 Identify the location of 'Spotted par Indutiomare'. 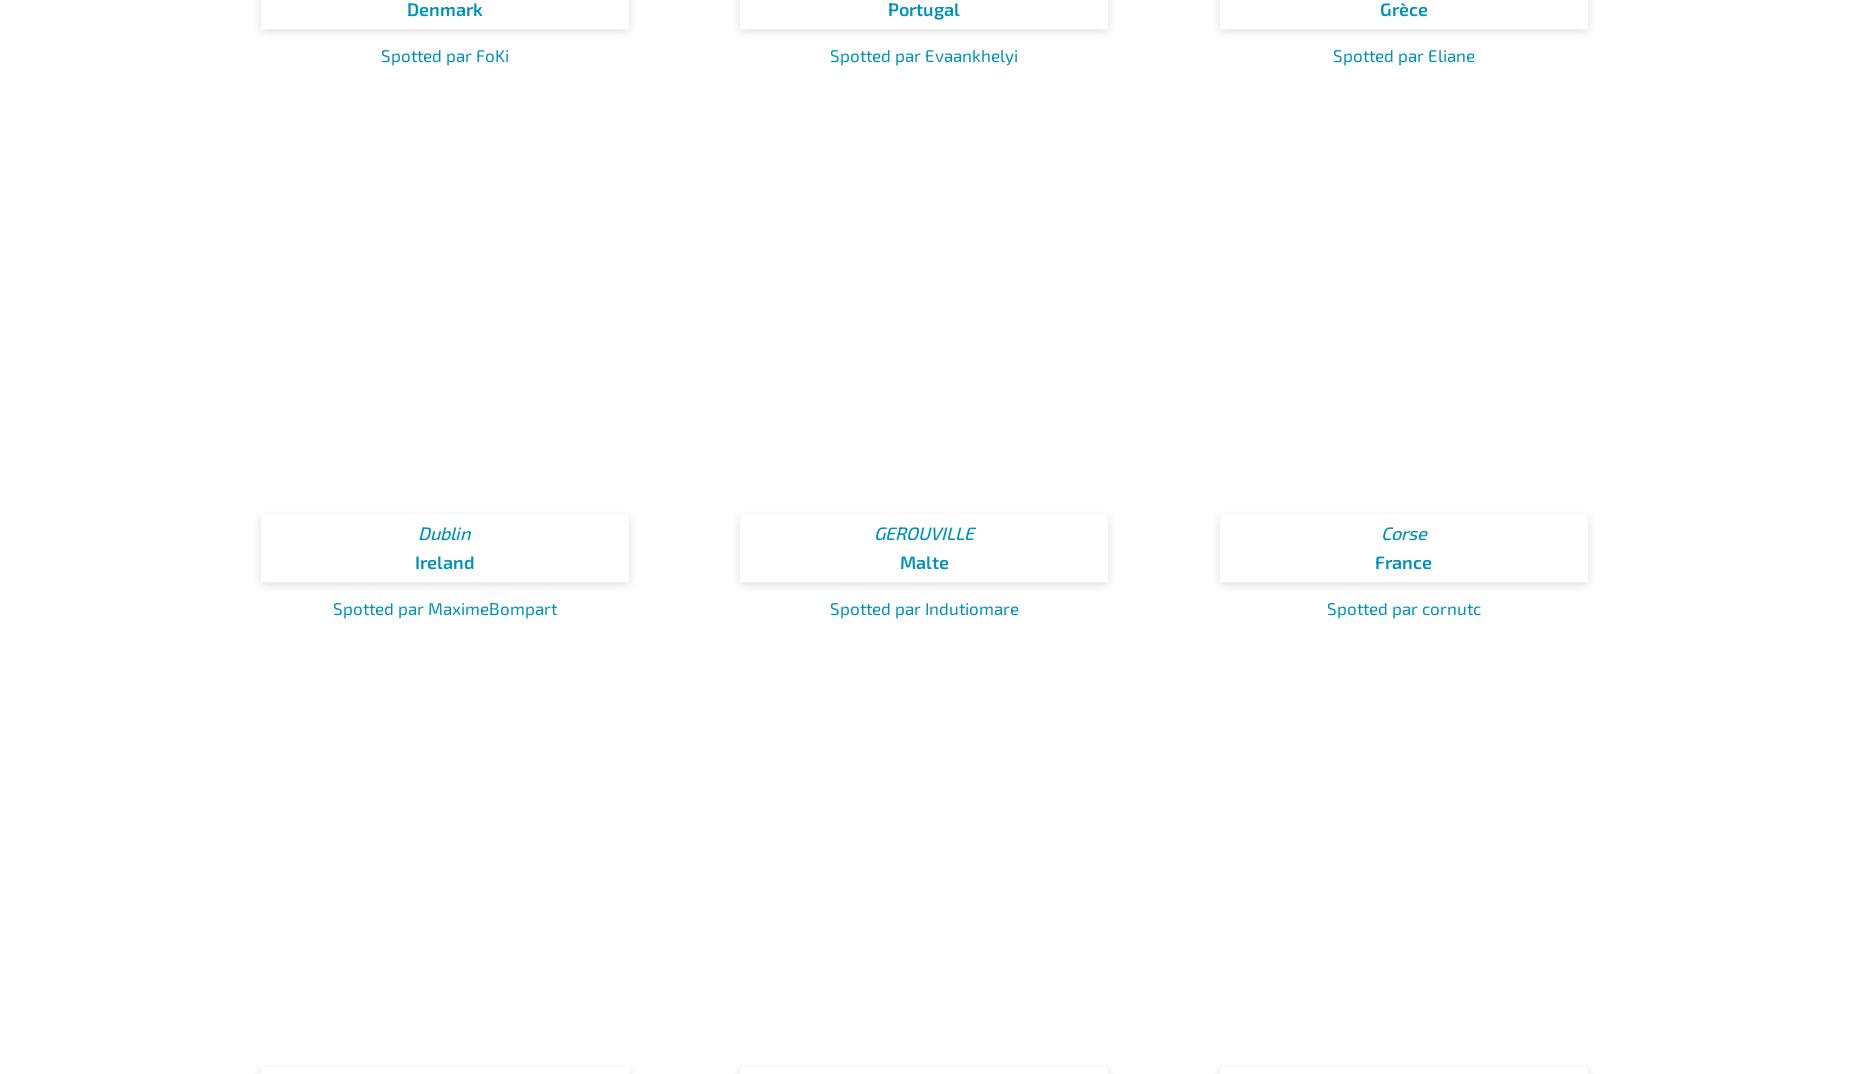
(923, 607).